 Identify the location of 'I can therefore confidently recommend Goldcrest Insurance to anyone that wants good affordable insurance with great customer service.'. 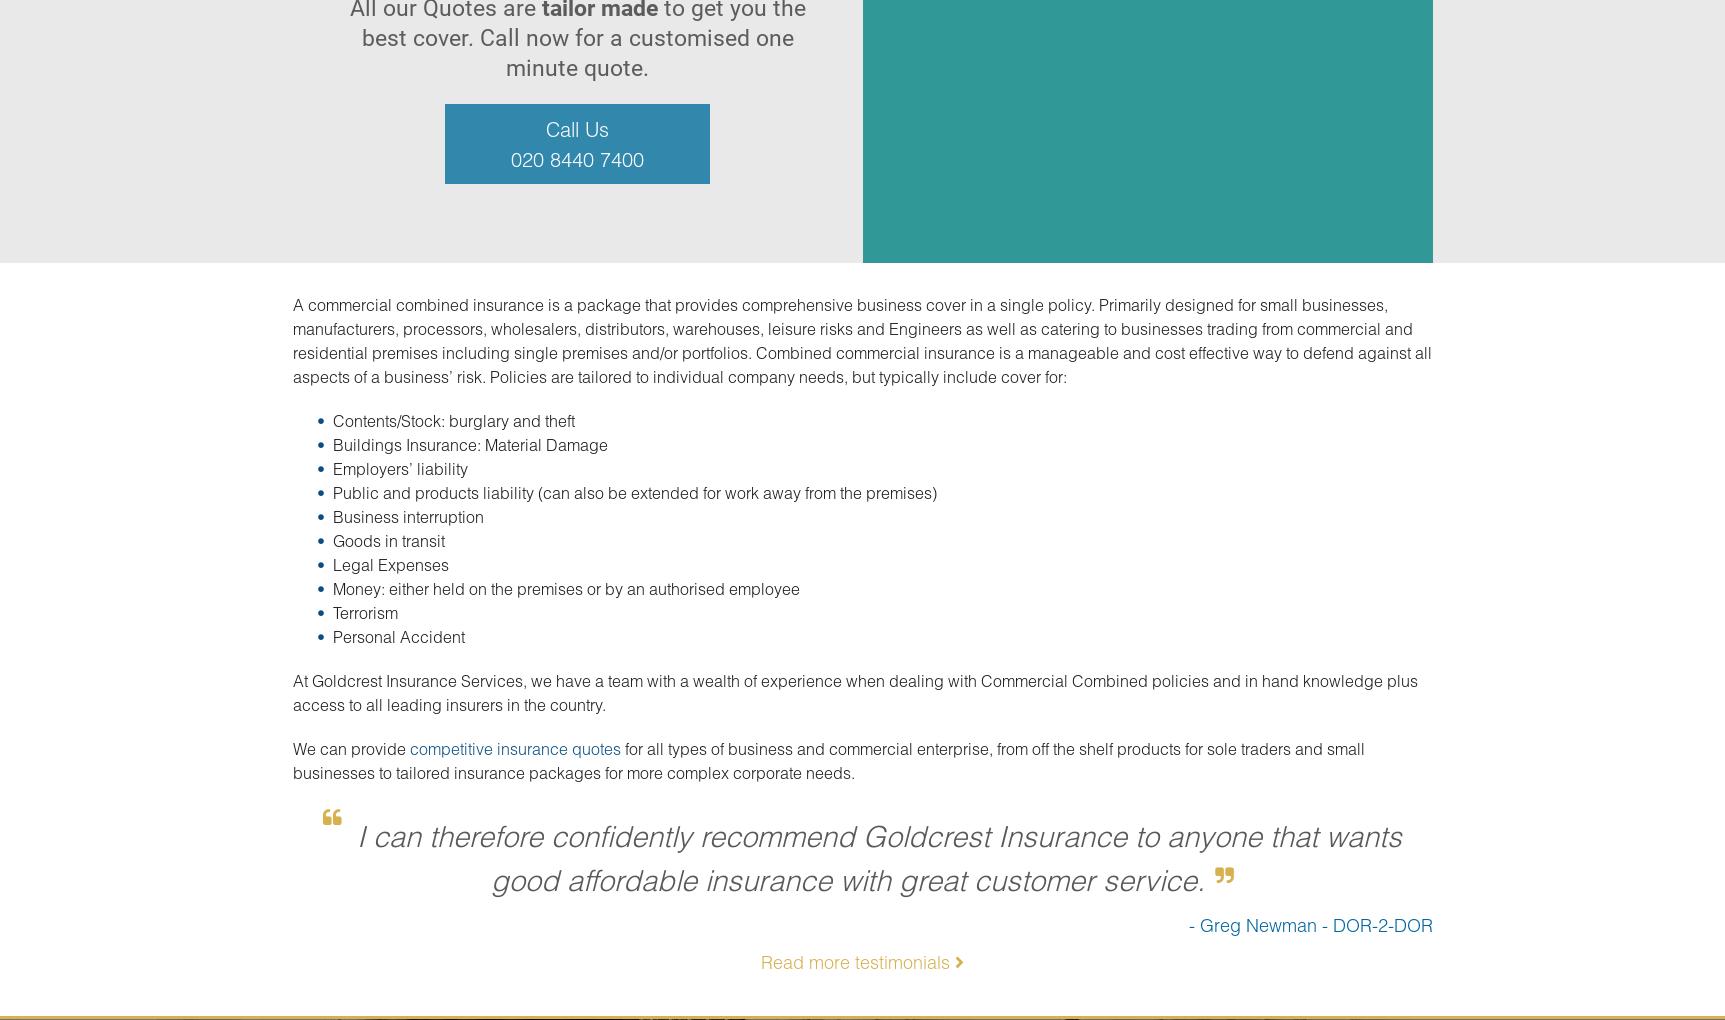
(878, 856).